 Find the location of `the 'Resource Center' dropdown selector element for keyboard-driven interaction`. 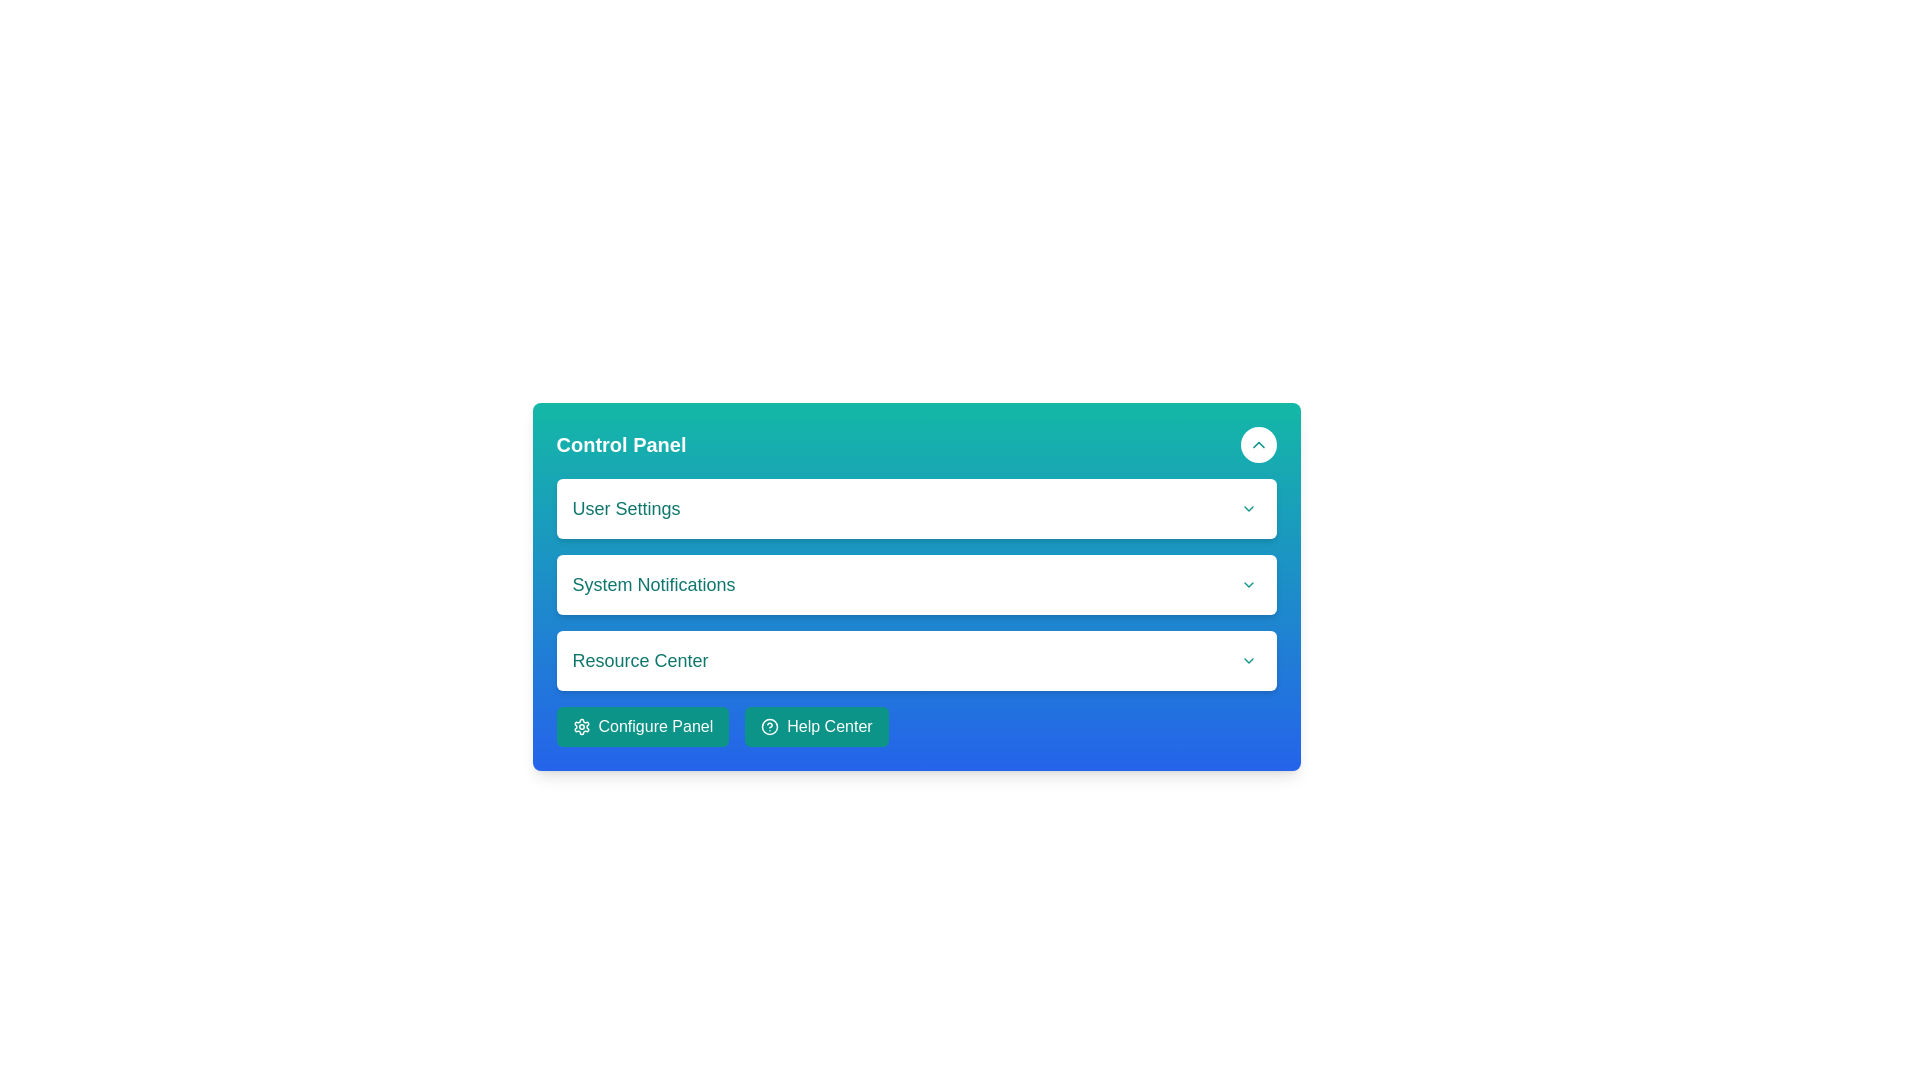

the 'Resource Center' dropdown selector element for keyboard-driven interaction is located at coordinates (915, 660).